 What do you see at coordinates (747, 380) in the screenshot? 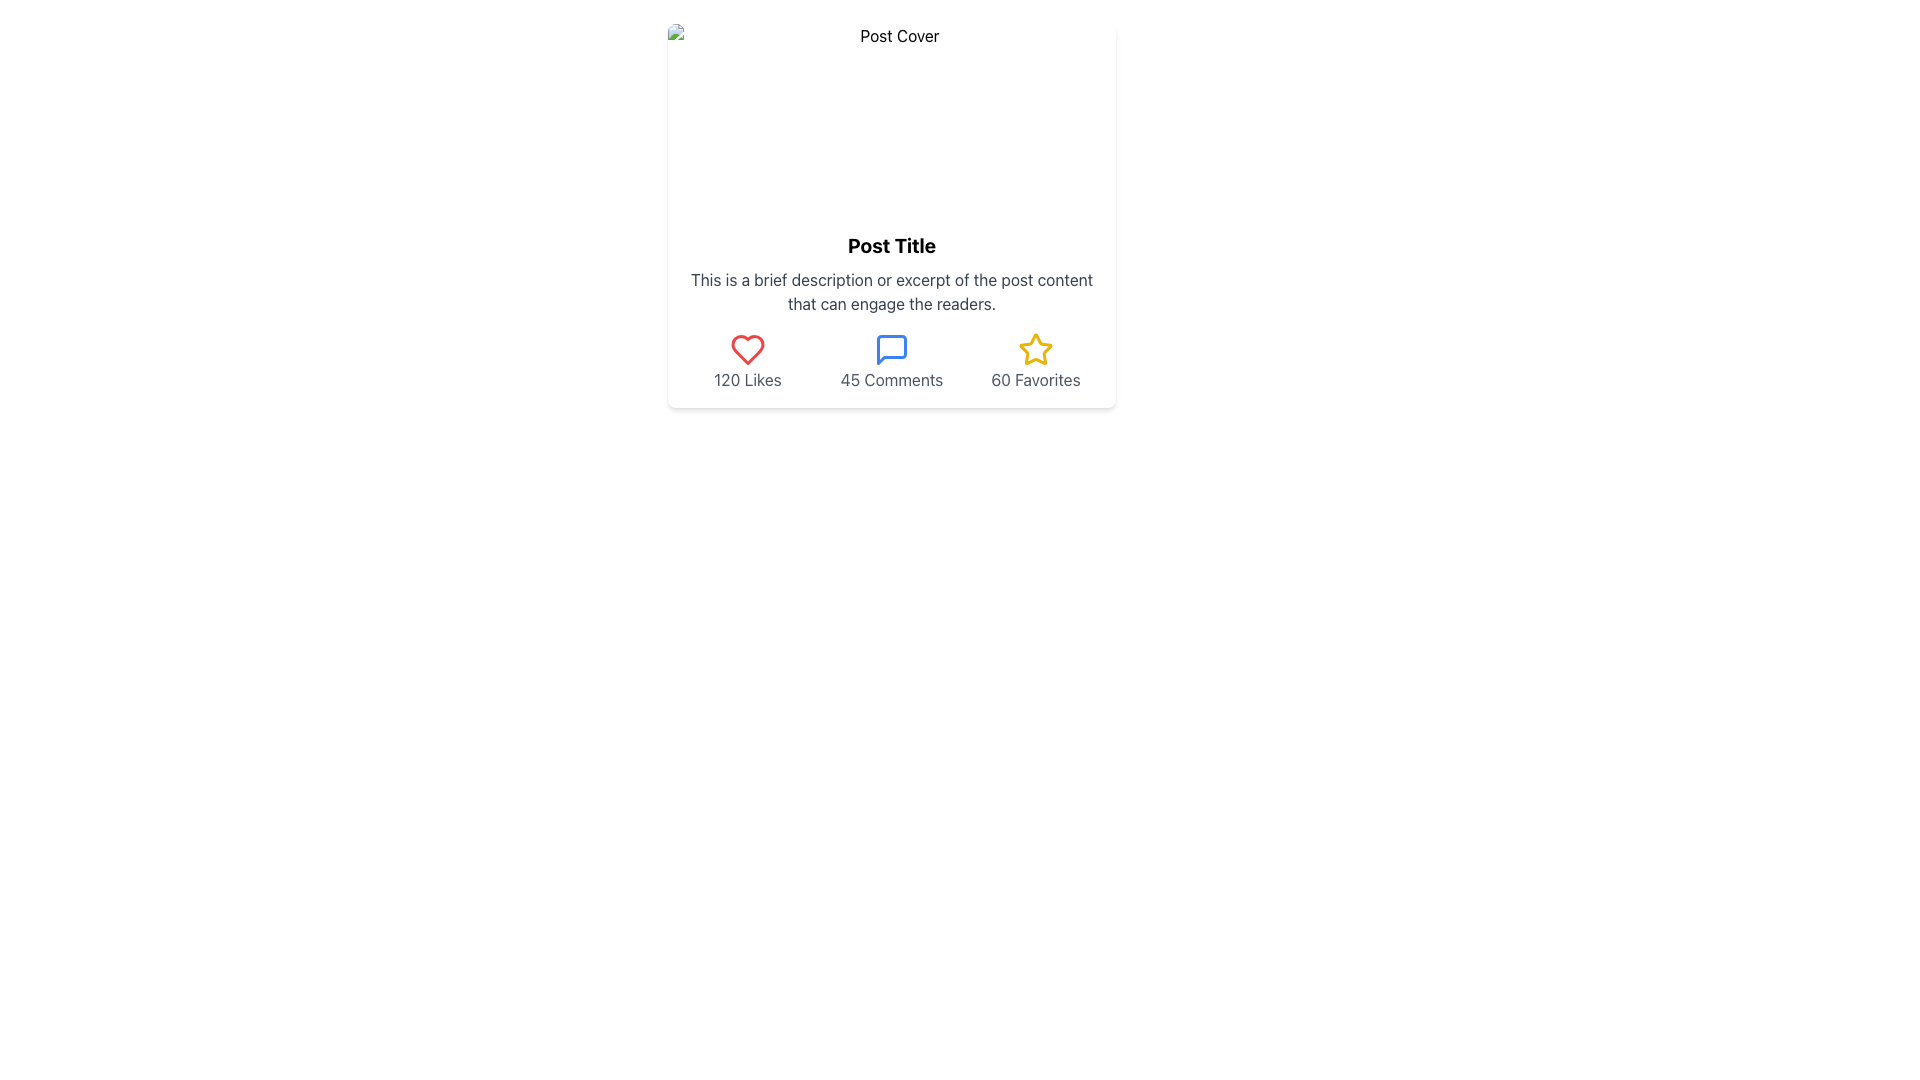
I see `the text label that displays the number of likes for the post, located centrally in the lower part of the card layout` at bounding box center [747, 380].